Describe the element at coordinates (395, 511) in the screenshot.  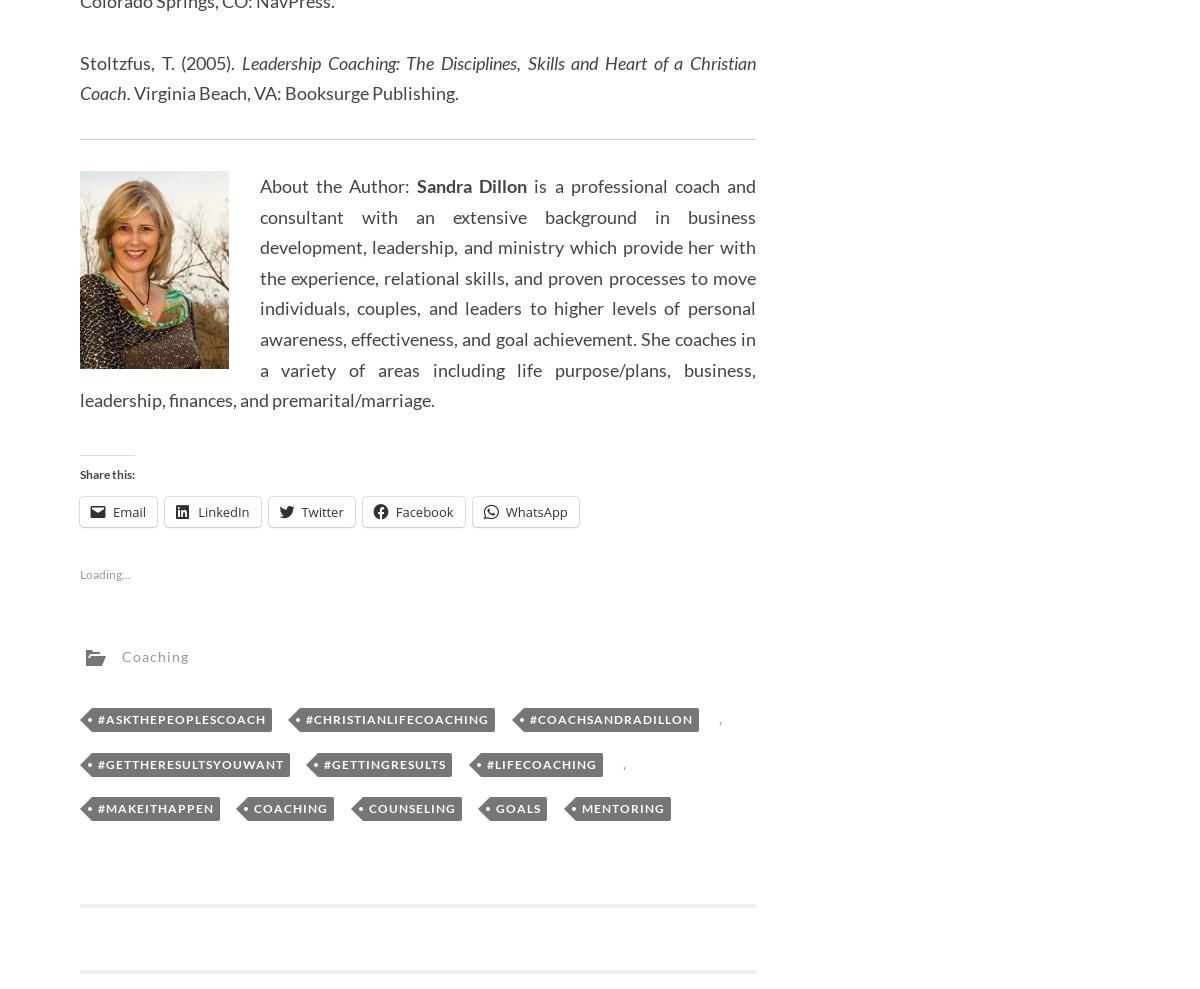
I see `'Facebook'` at that location.